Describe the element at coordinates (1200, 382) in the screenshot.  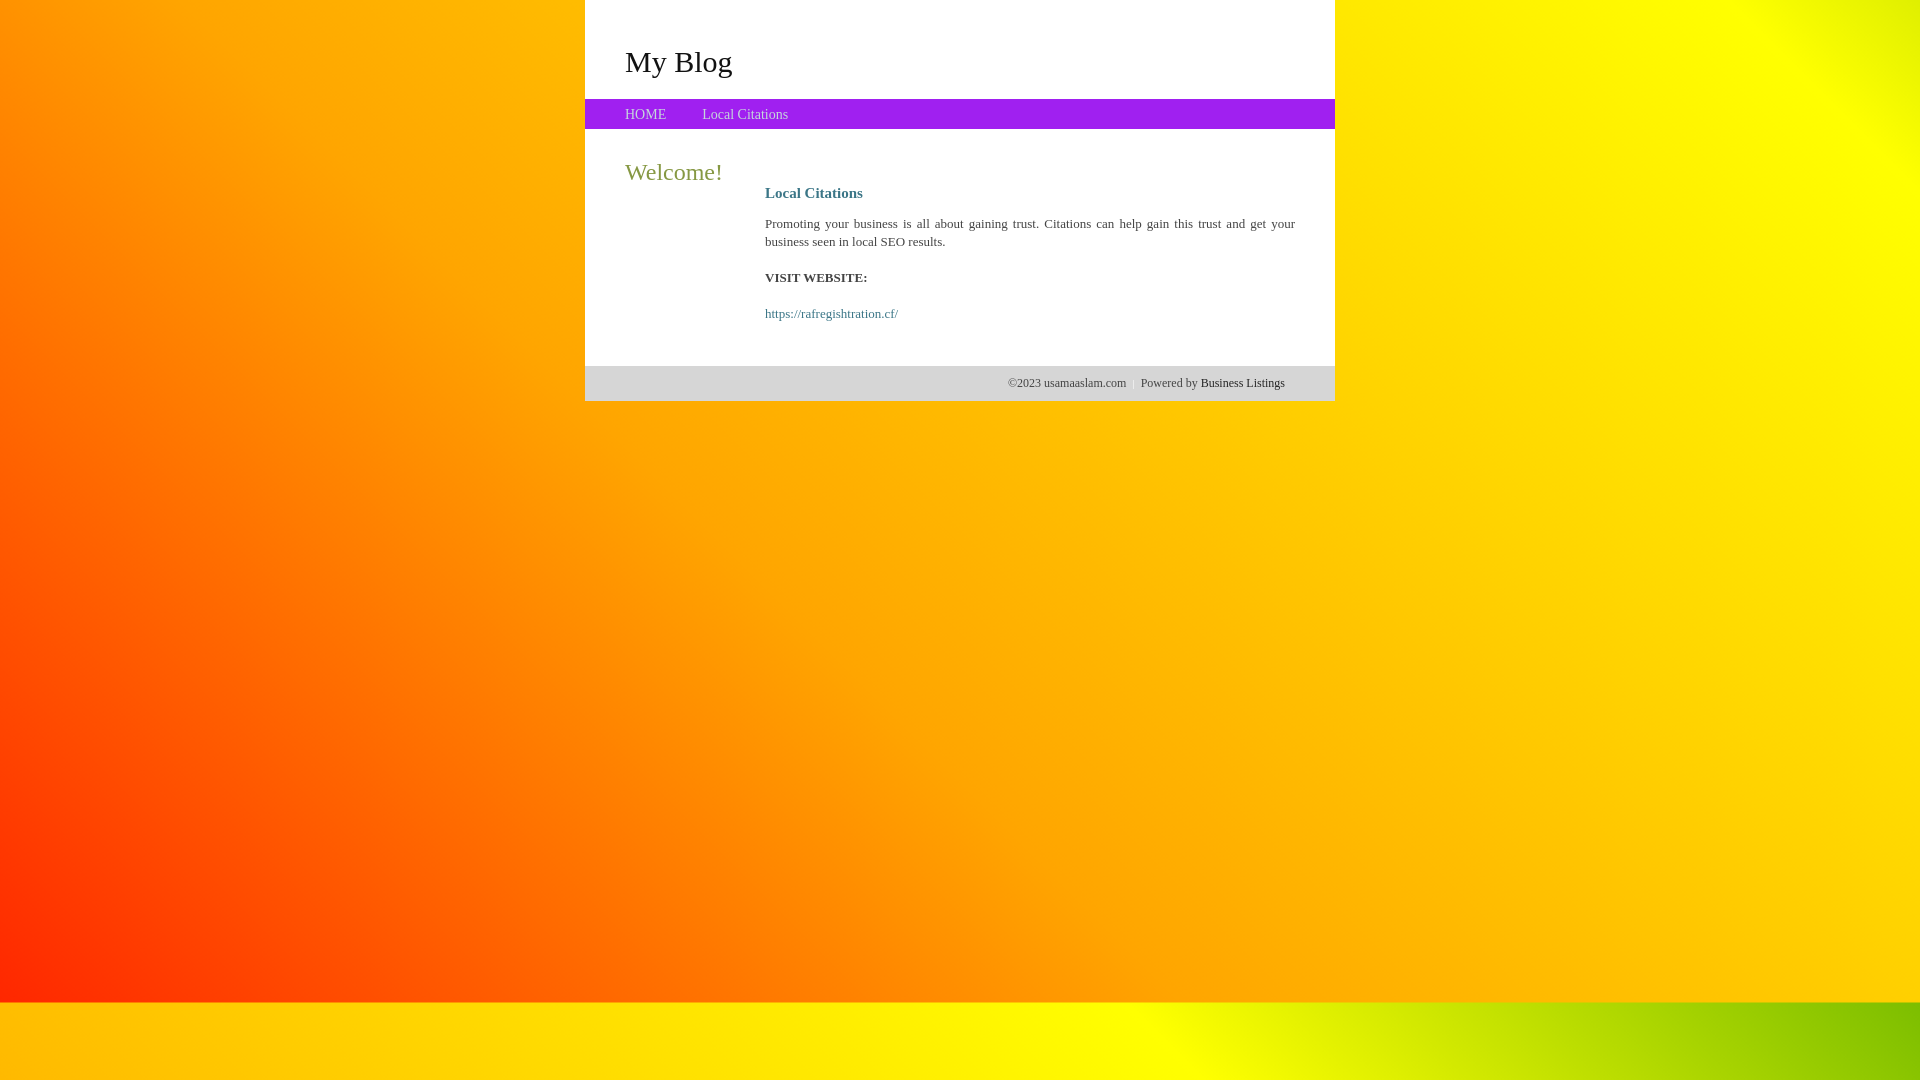
I see `'Business Listings'` at that location.